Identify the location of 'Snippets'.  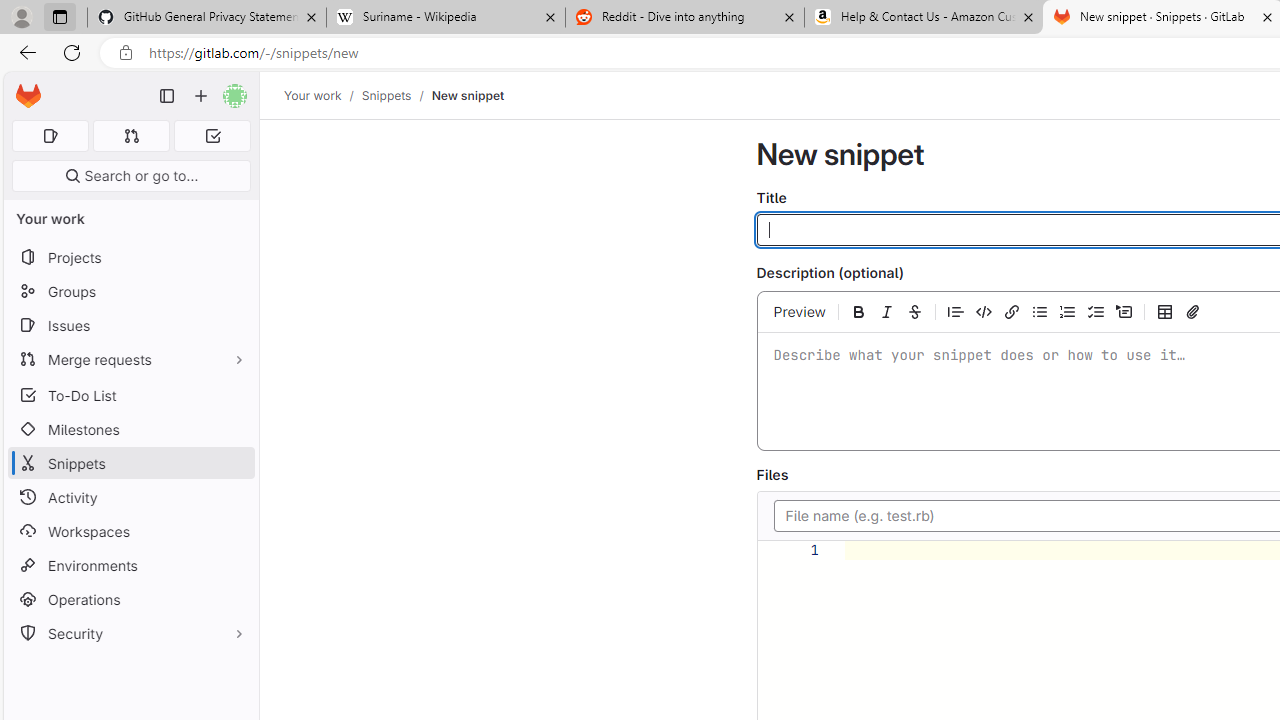
(386, 95).